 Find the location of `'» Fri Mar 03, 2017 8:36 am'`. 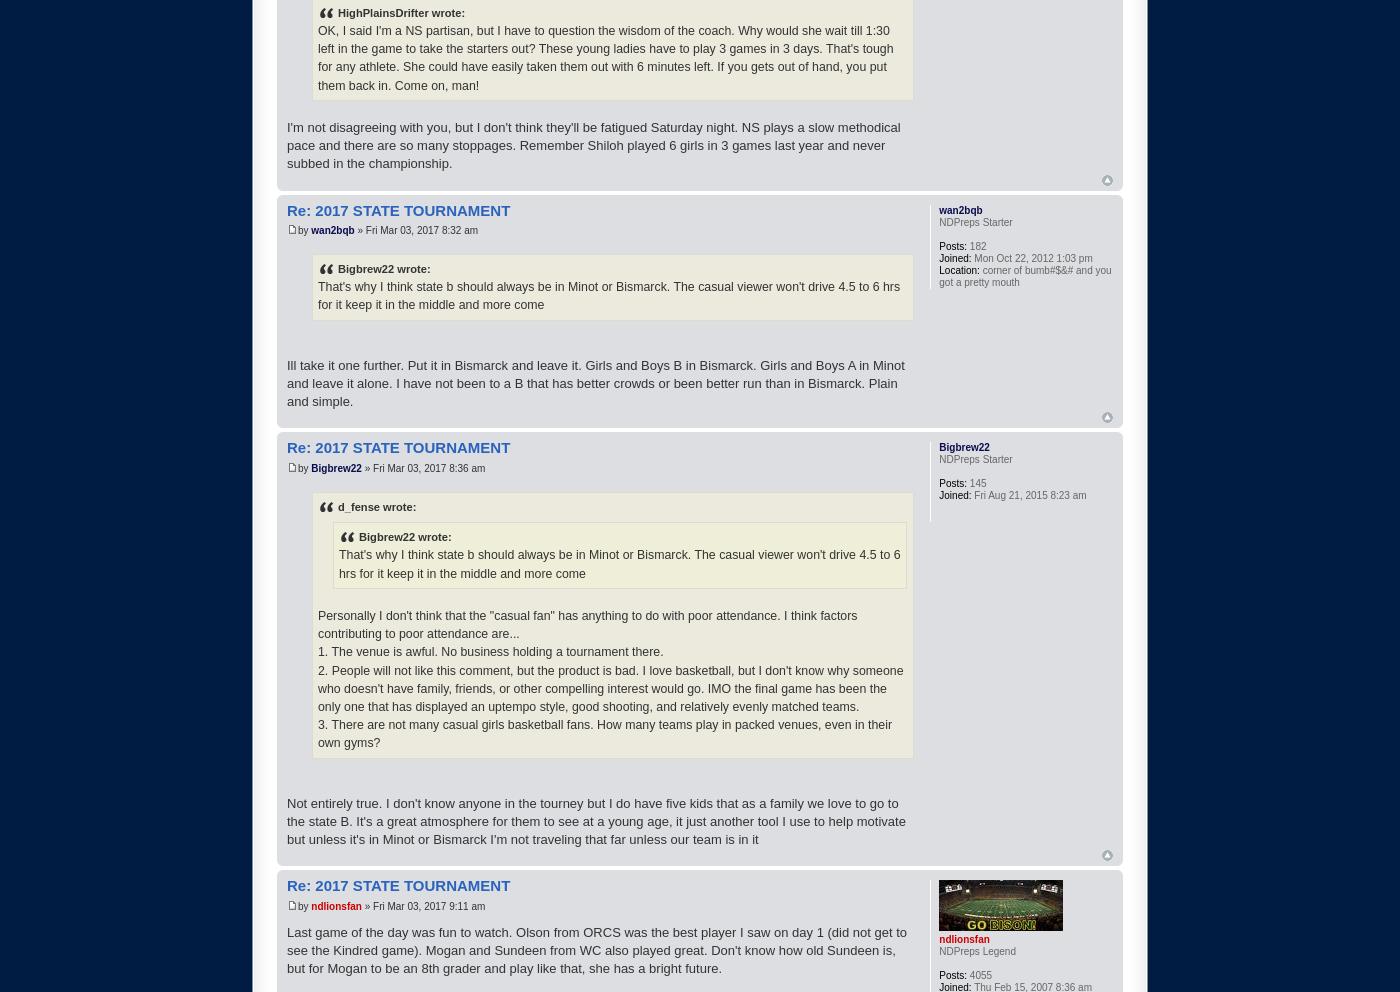

'» Fri Mar 03, 2017 8:36 am' is located at coordinates (422, 467).